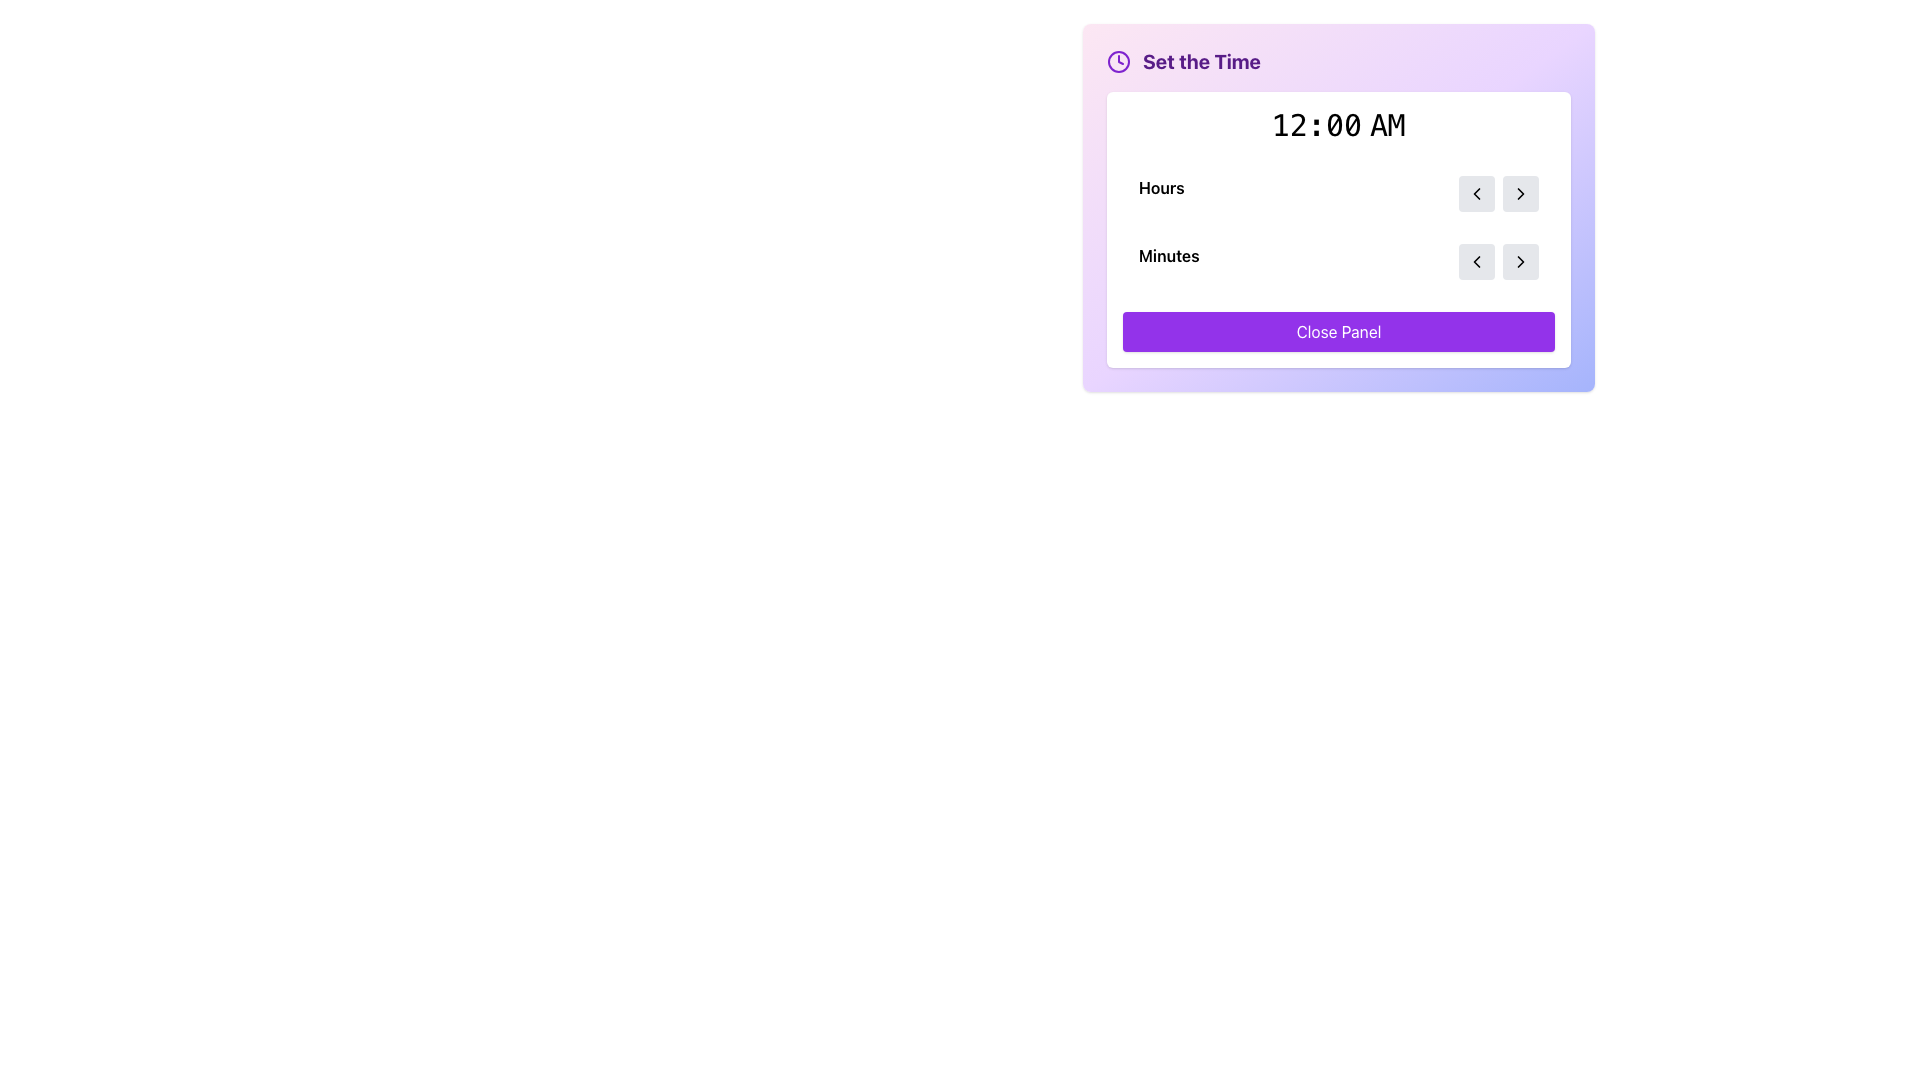 The image size is (1920, 1080). I want to click on the leftward chevron button in the 'Minutes' section of the time-adjustment panel to decrease the minute value, so click(1477, 261).